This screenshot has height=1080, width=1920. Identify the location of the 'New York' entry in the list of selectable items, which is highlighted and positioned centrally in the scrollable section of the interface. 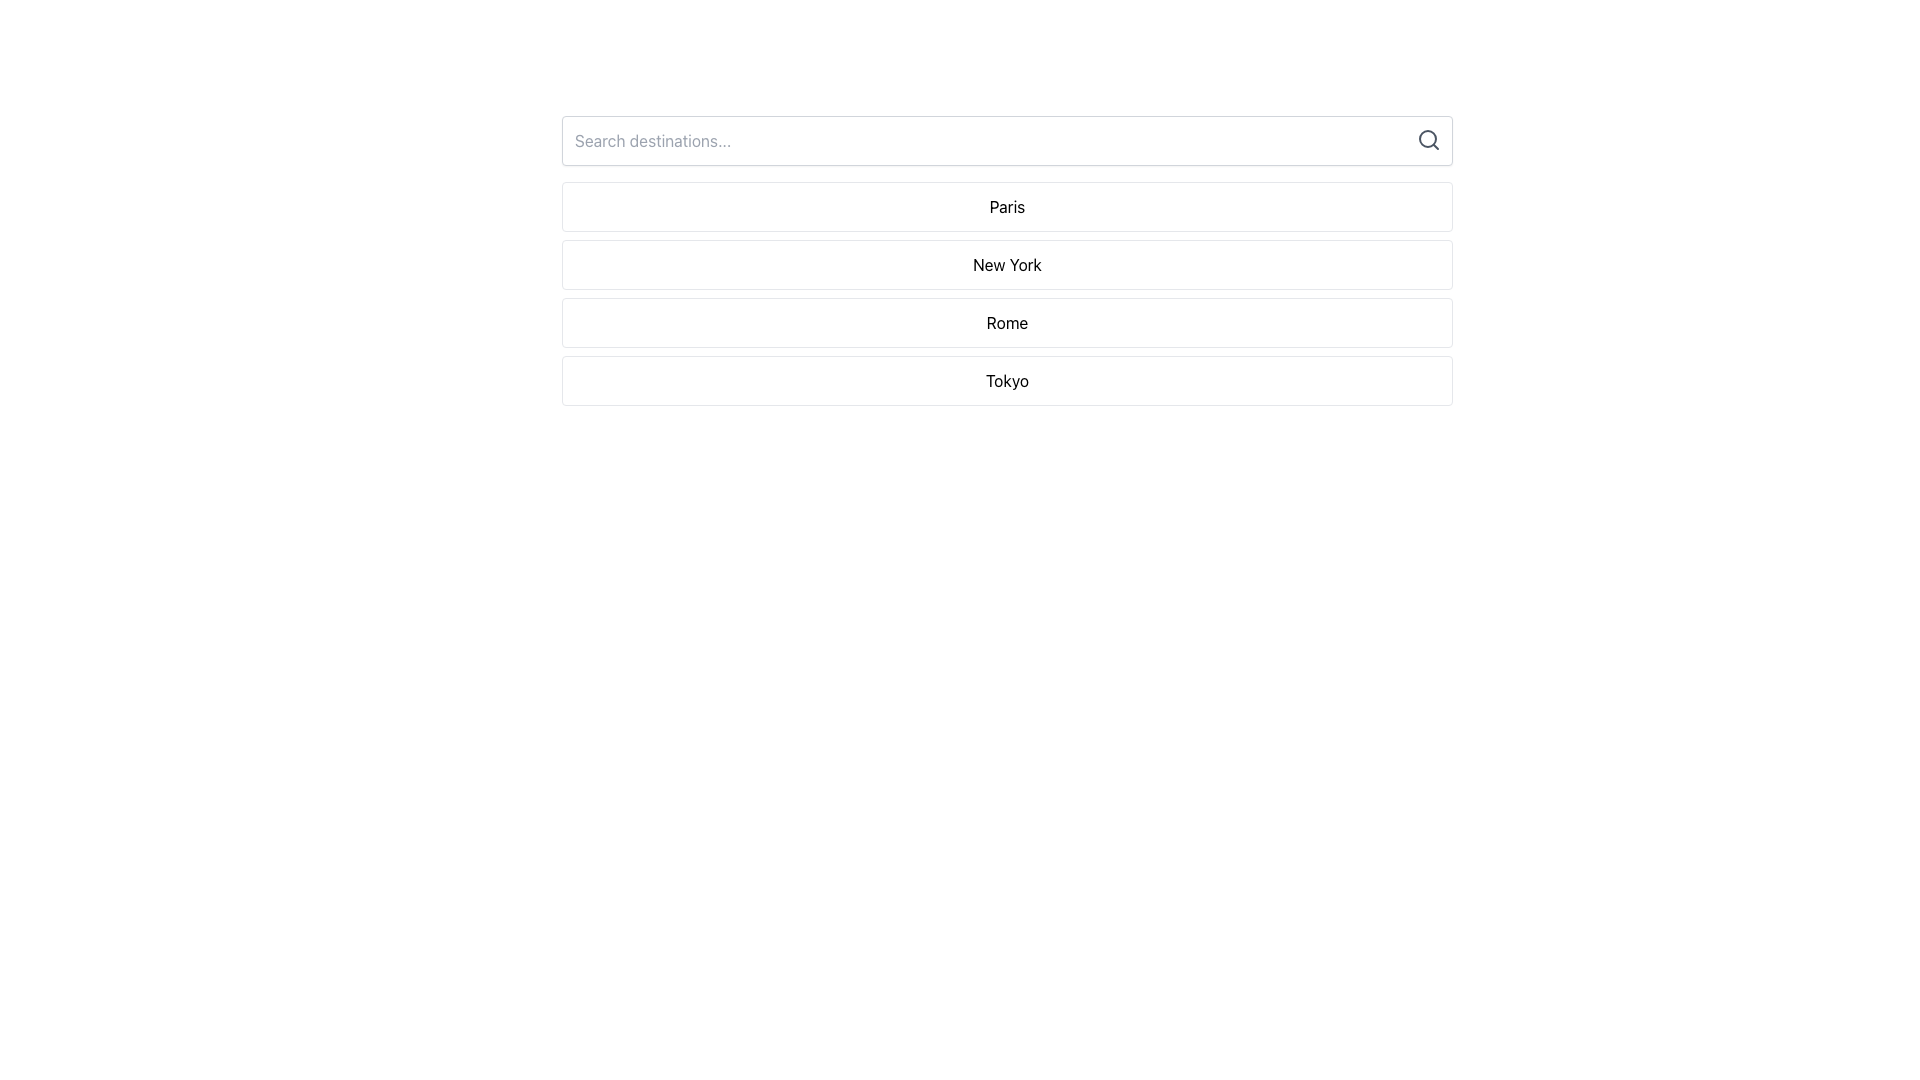
(1007, 260).